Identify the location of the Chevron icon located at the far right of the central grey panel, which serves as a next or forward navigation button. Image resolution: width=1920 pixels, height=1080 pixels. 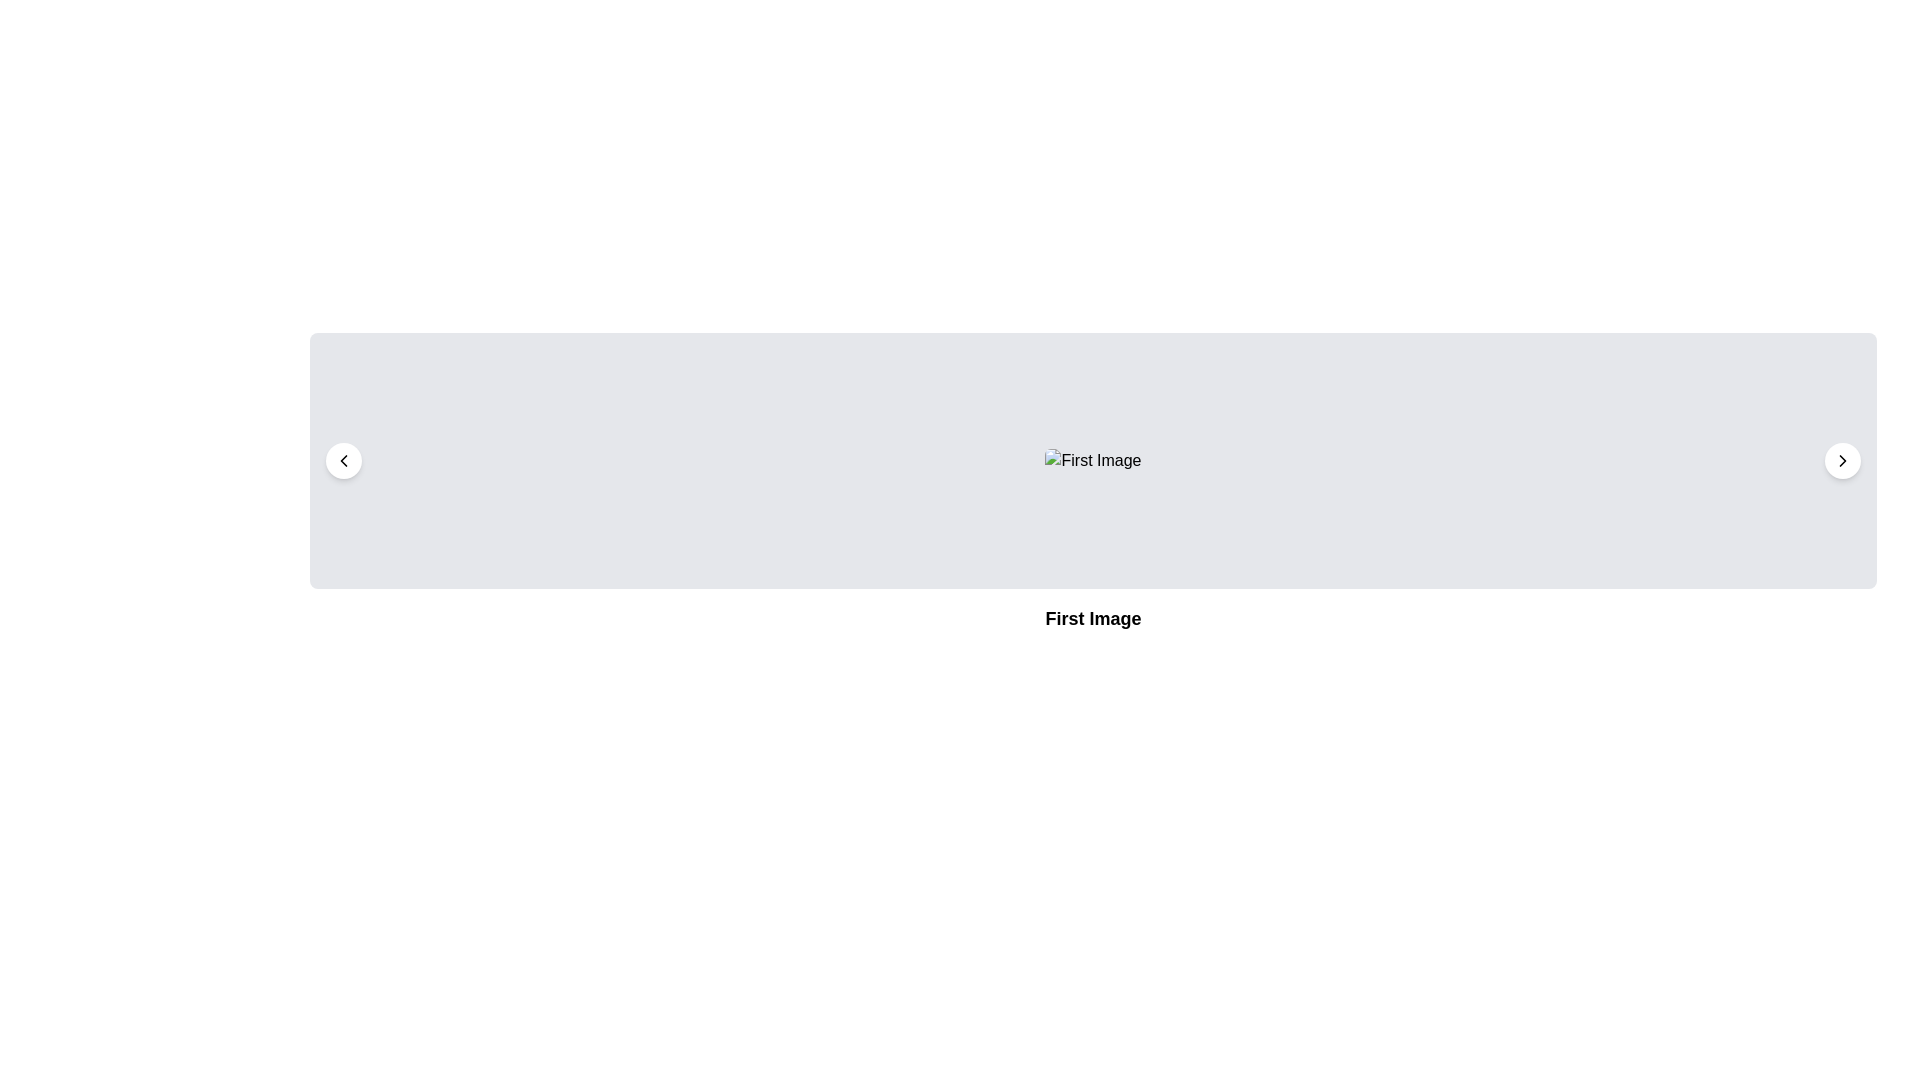
(1842, 461).